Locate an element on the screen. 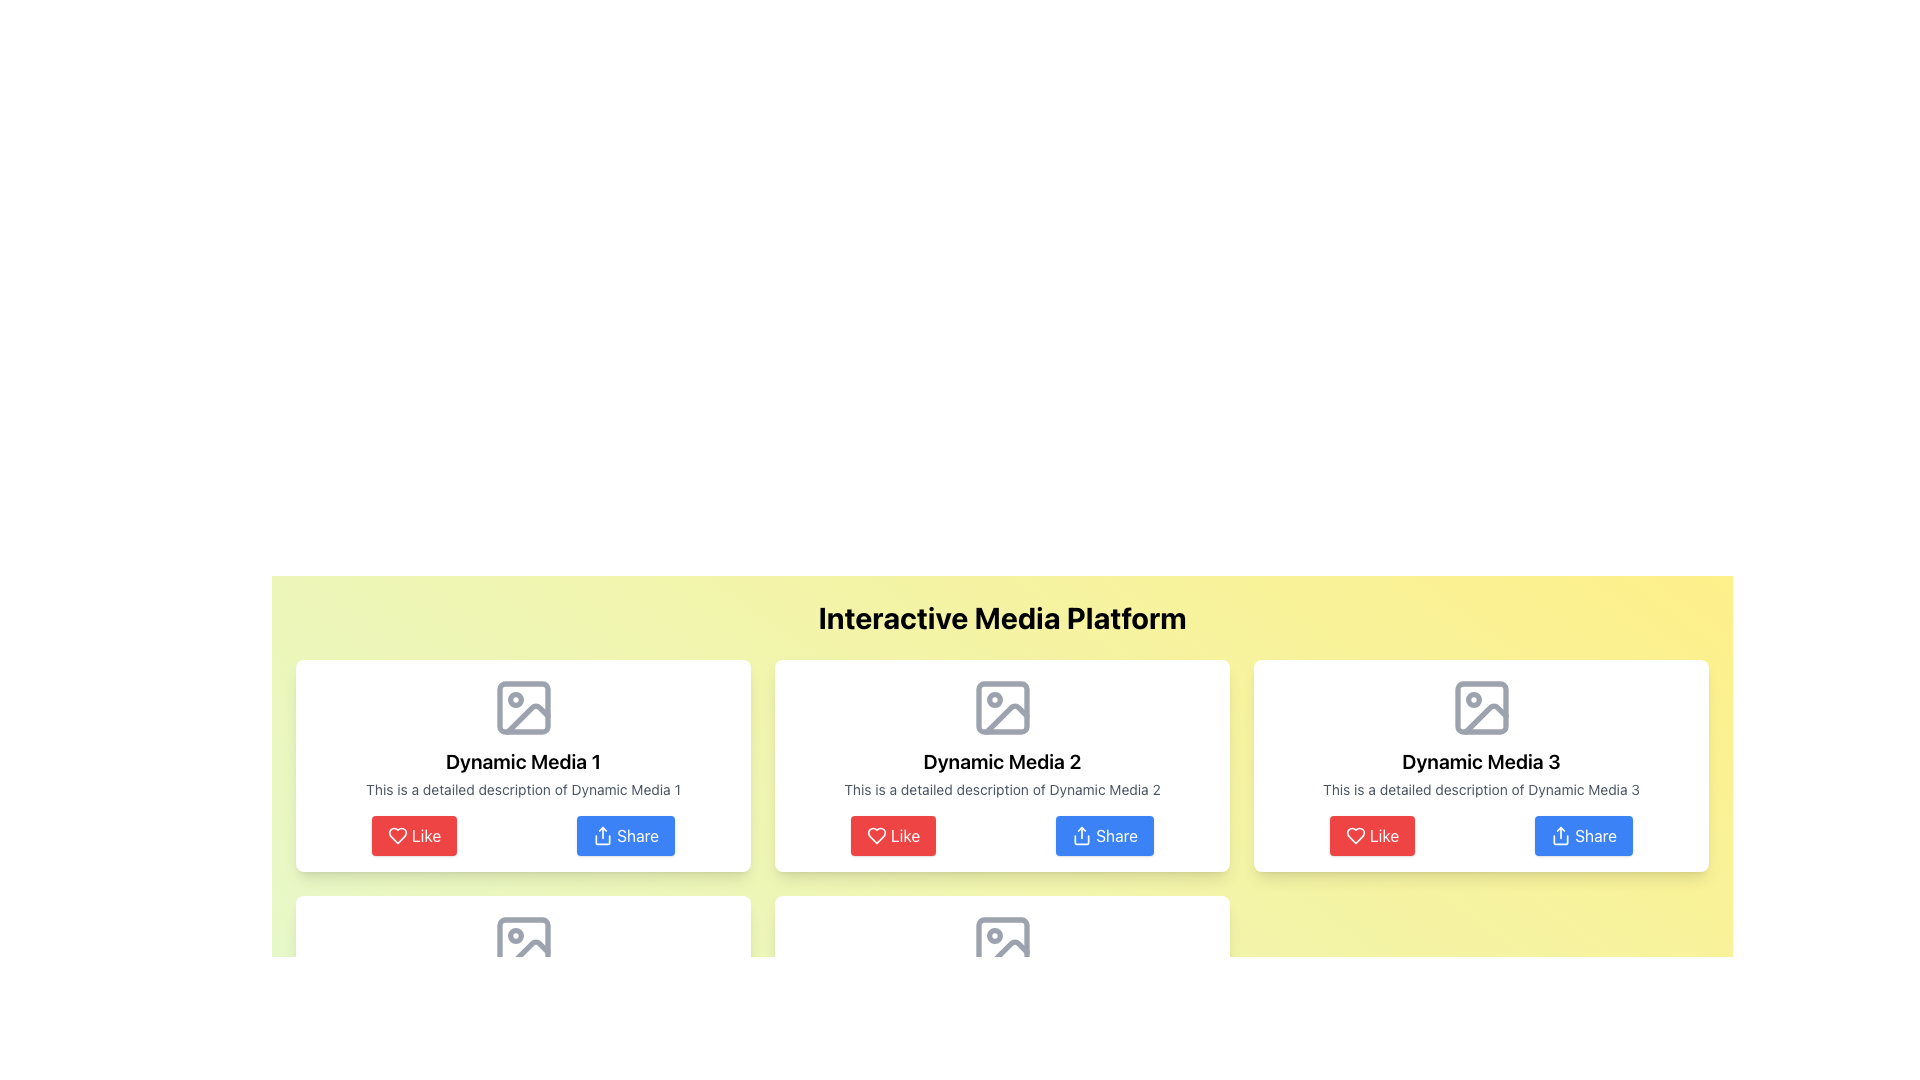 Image resolution: width=1920 pixels, height=1080 pixels. the heart-shaped 'like' icon filled with red coloring from its position within the 'Dynamic Media 2' card is located at coordinates (877, 836).